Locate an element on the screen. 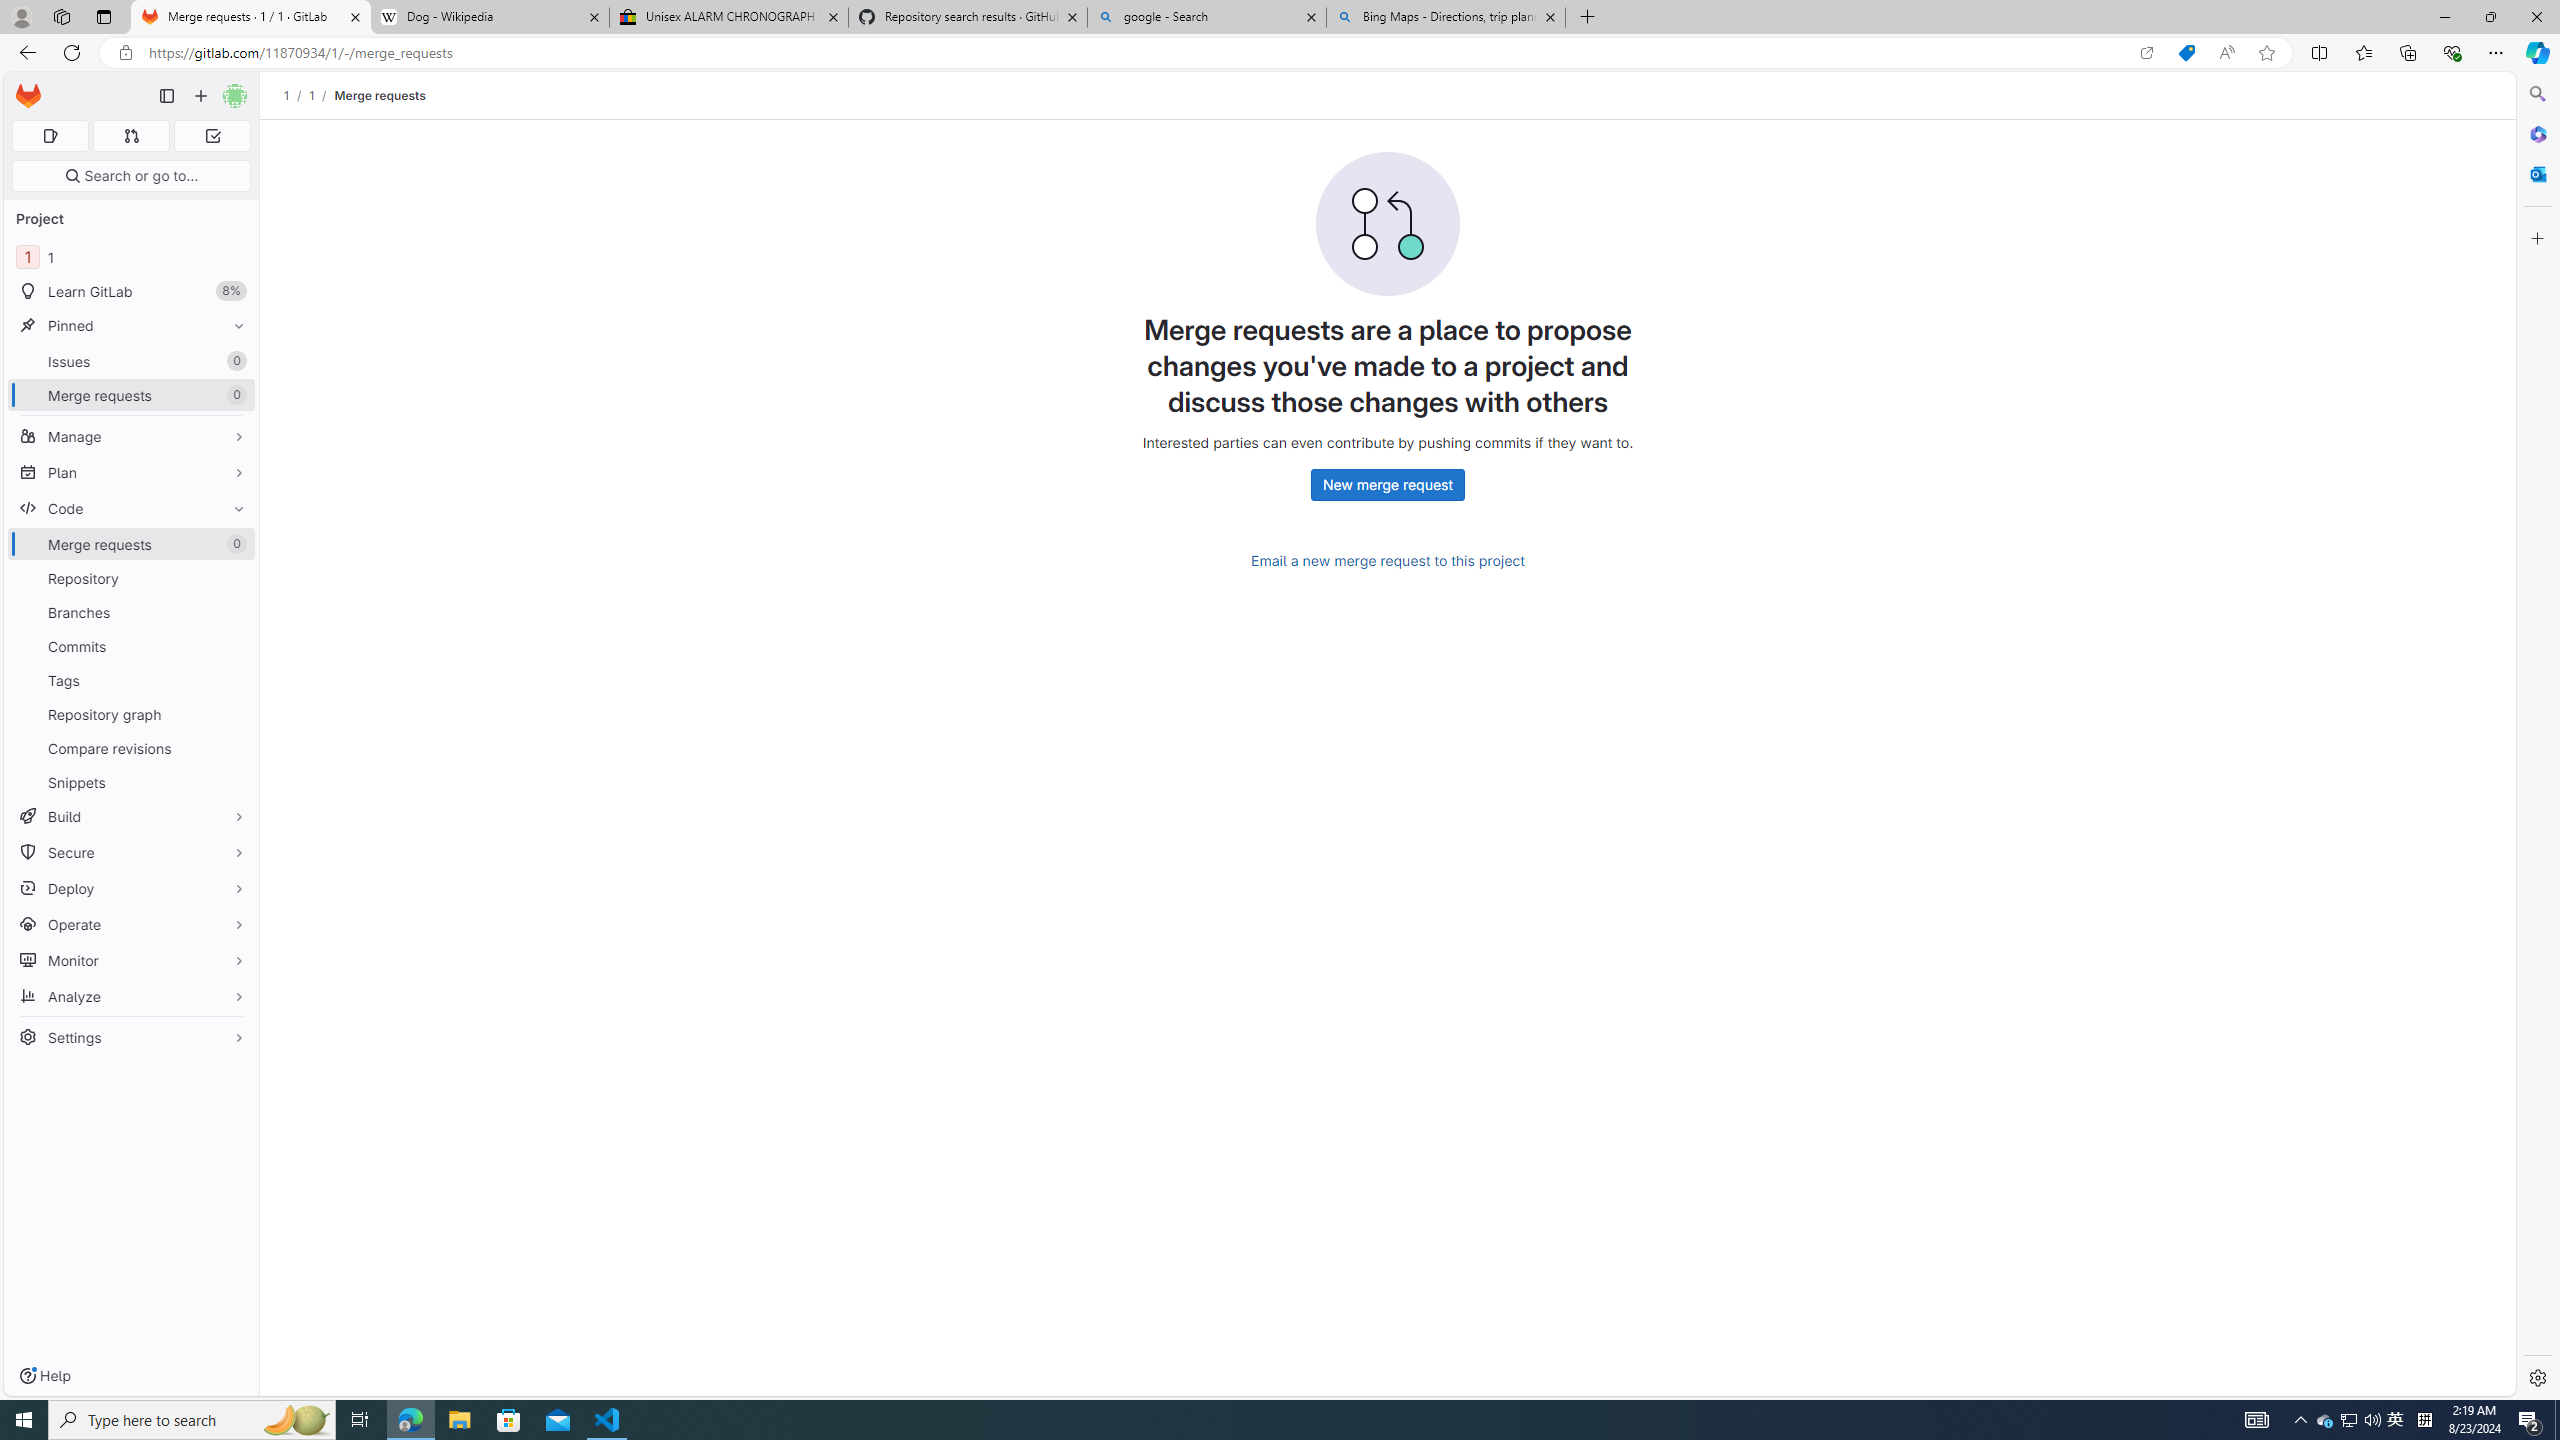 Image resolution: width=2560 pixels, height=1440 pixels. 'Build' is located at coordinates (130, 815).